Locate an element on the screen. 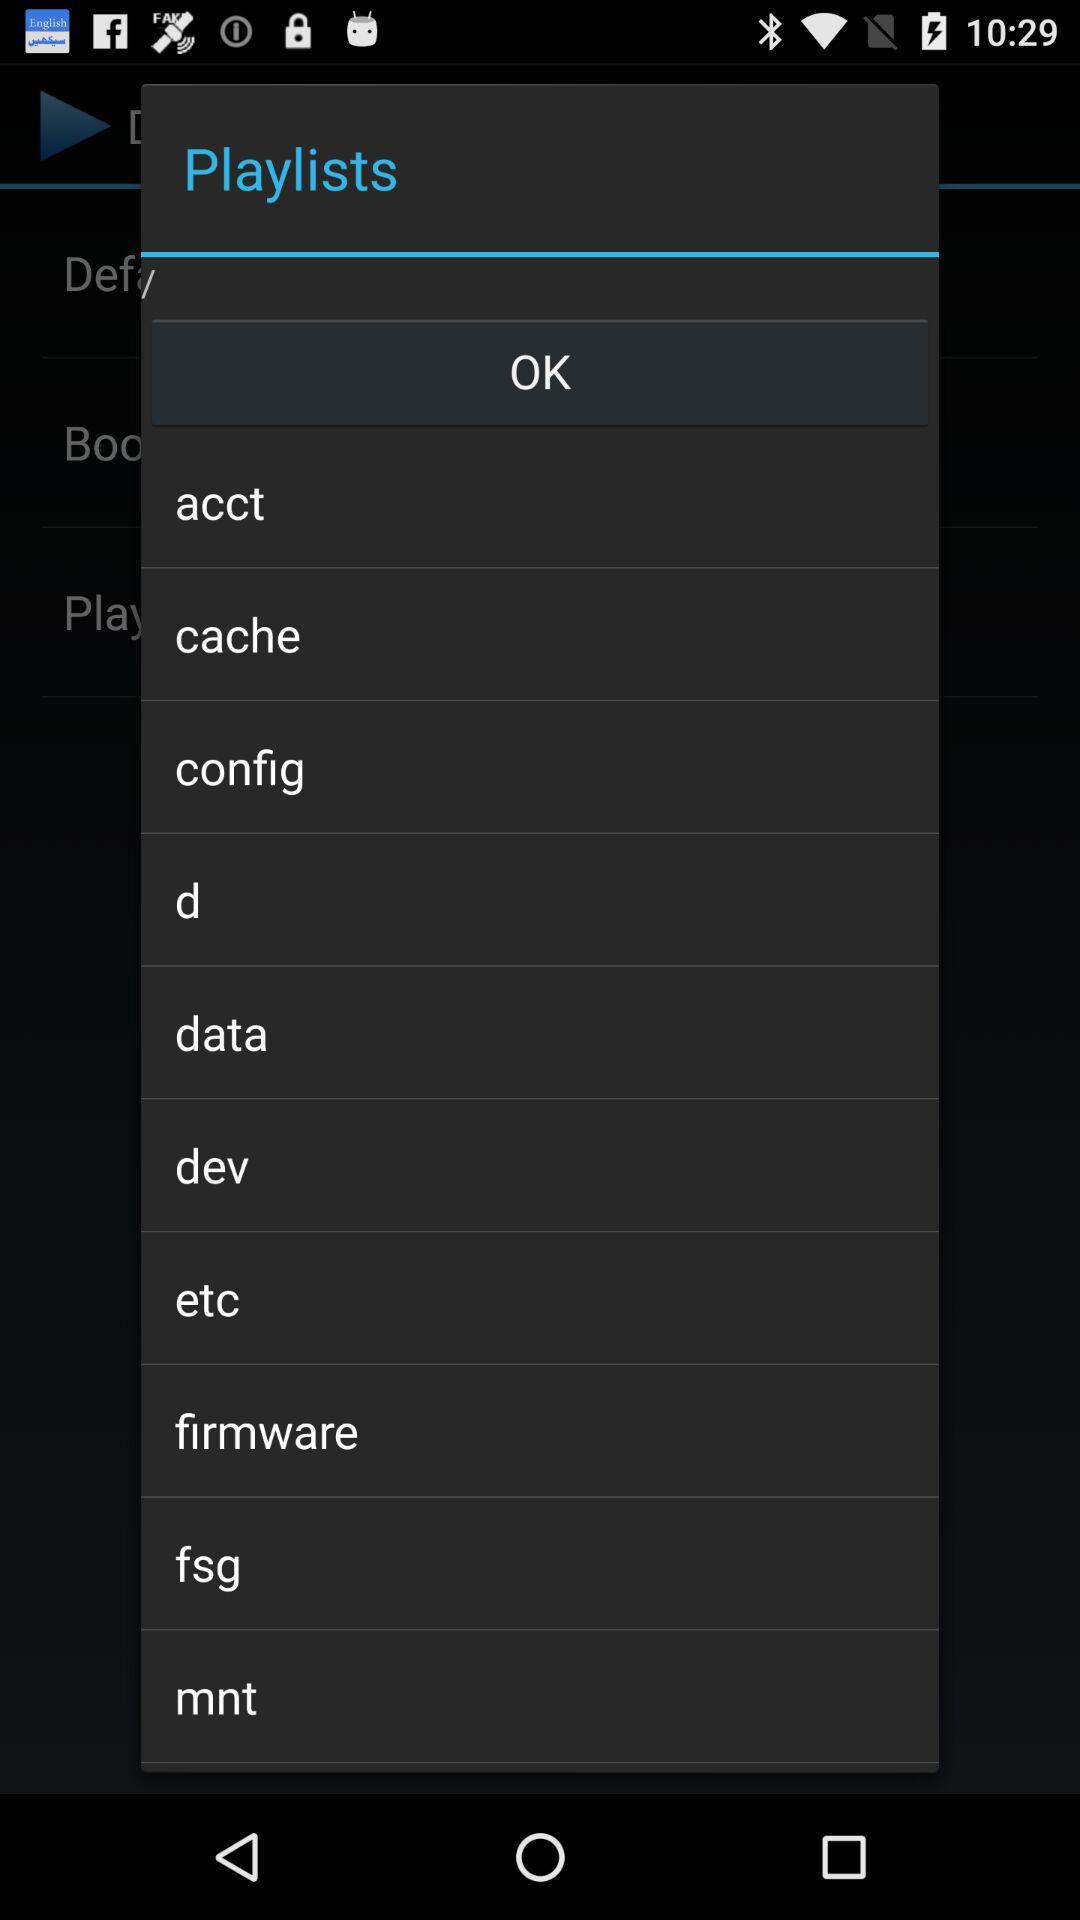  fsg icon is located at coordinates (540, 1562).